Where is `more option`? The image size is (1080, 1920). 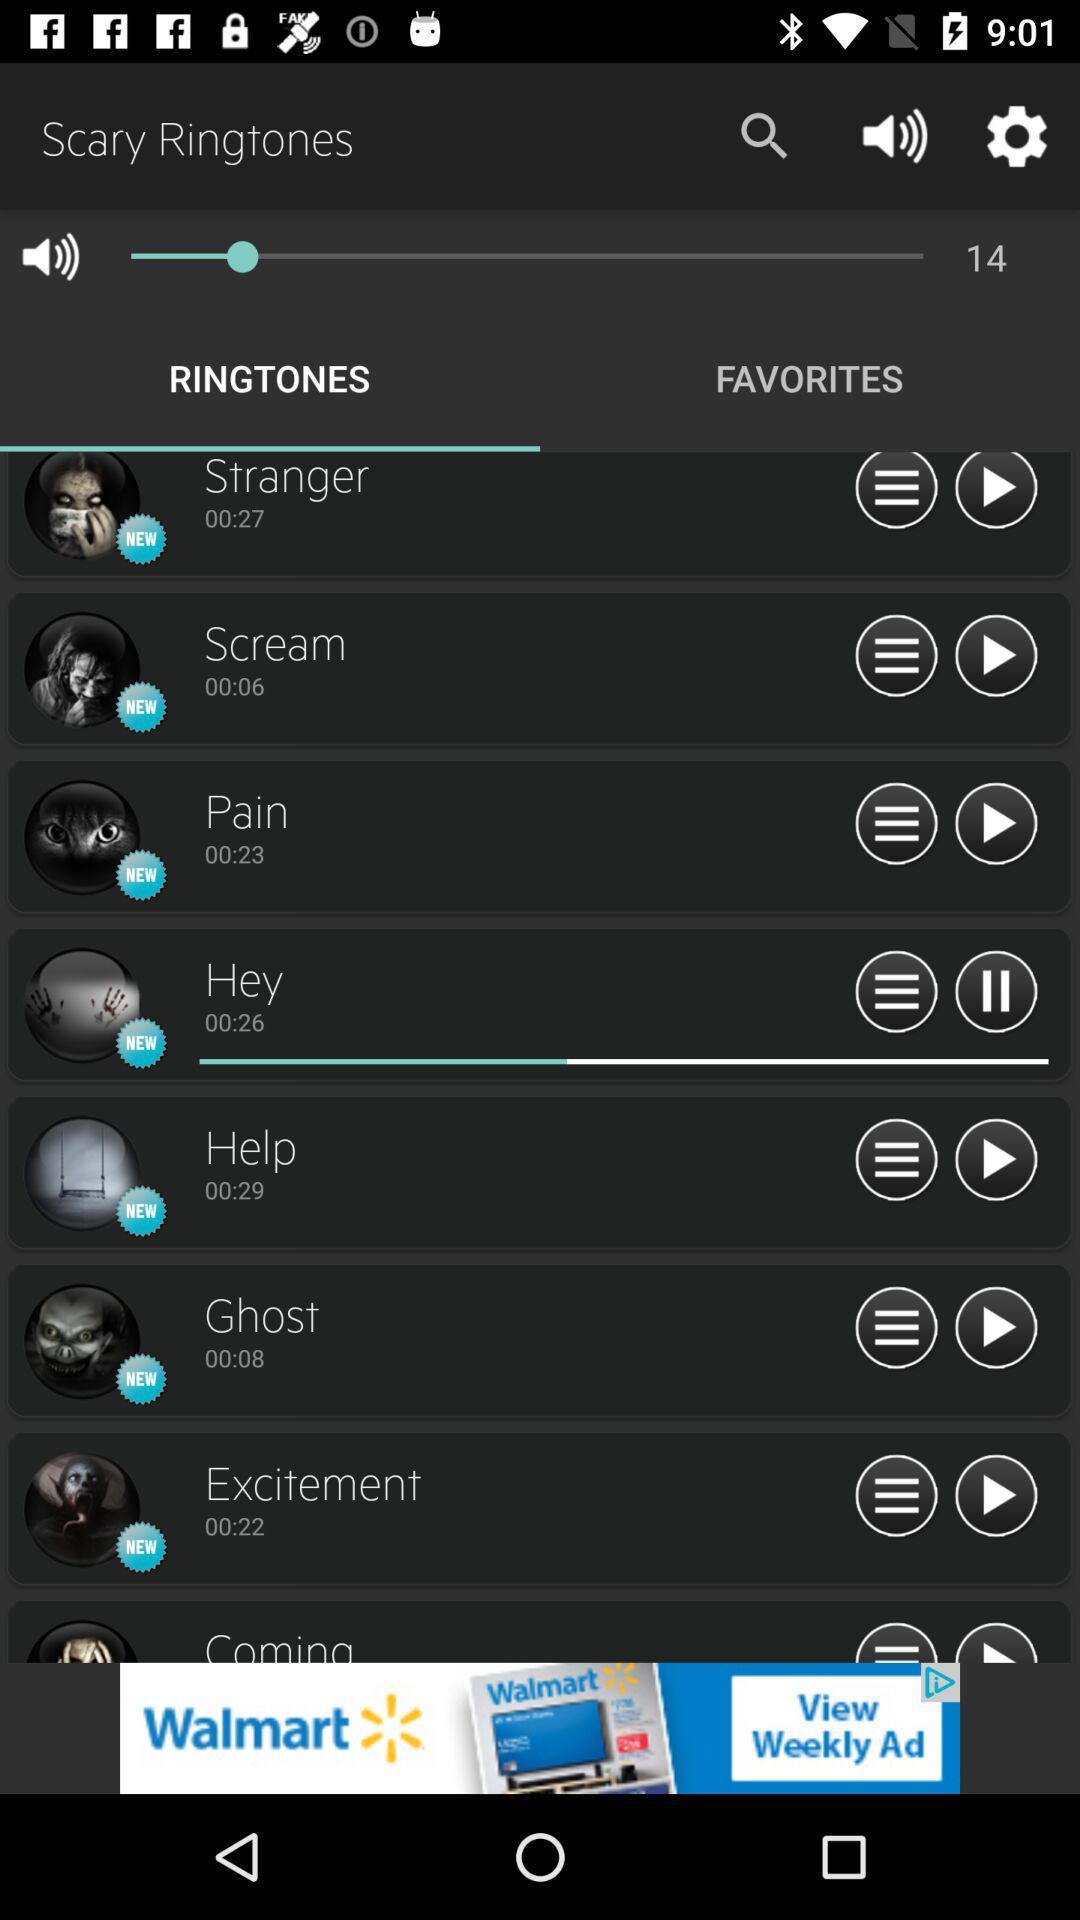 more option is located at coordinates (895, 1640).